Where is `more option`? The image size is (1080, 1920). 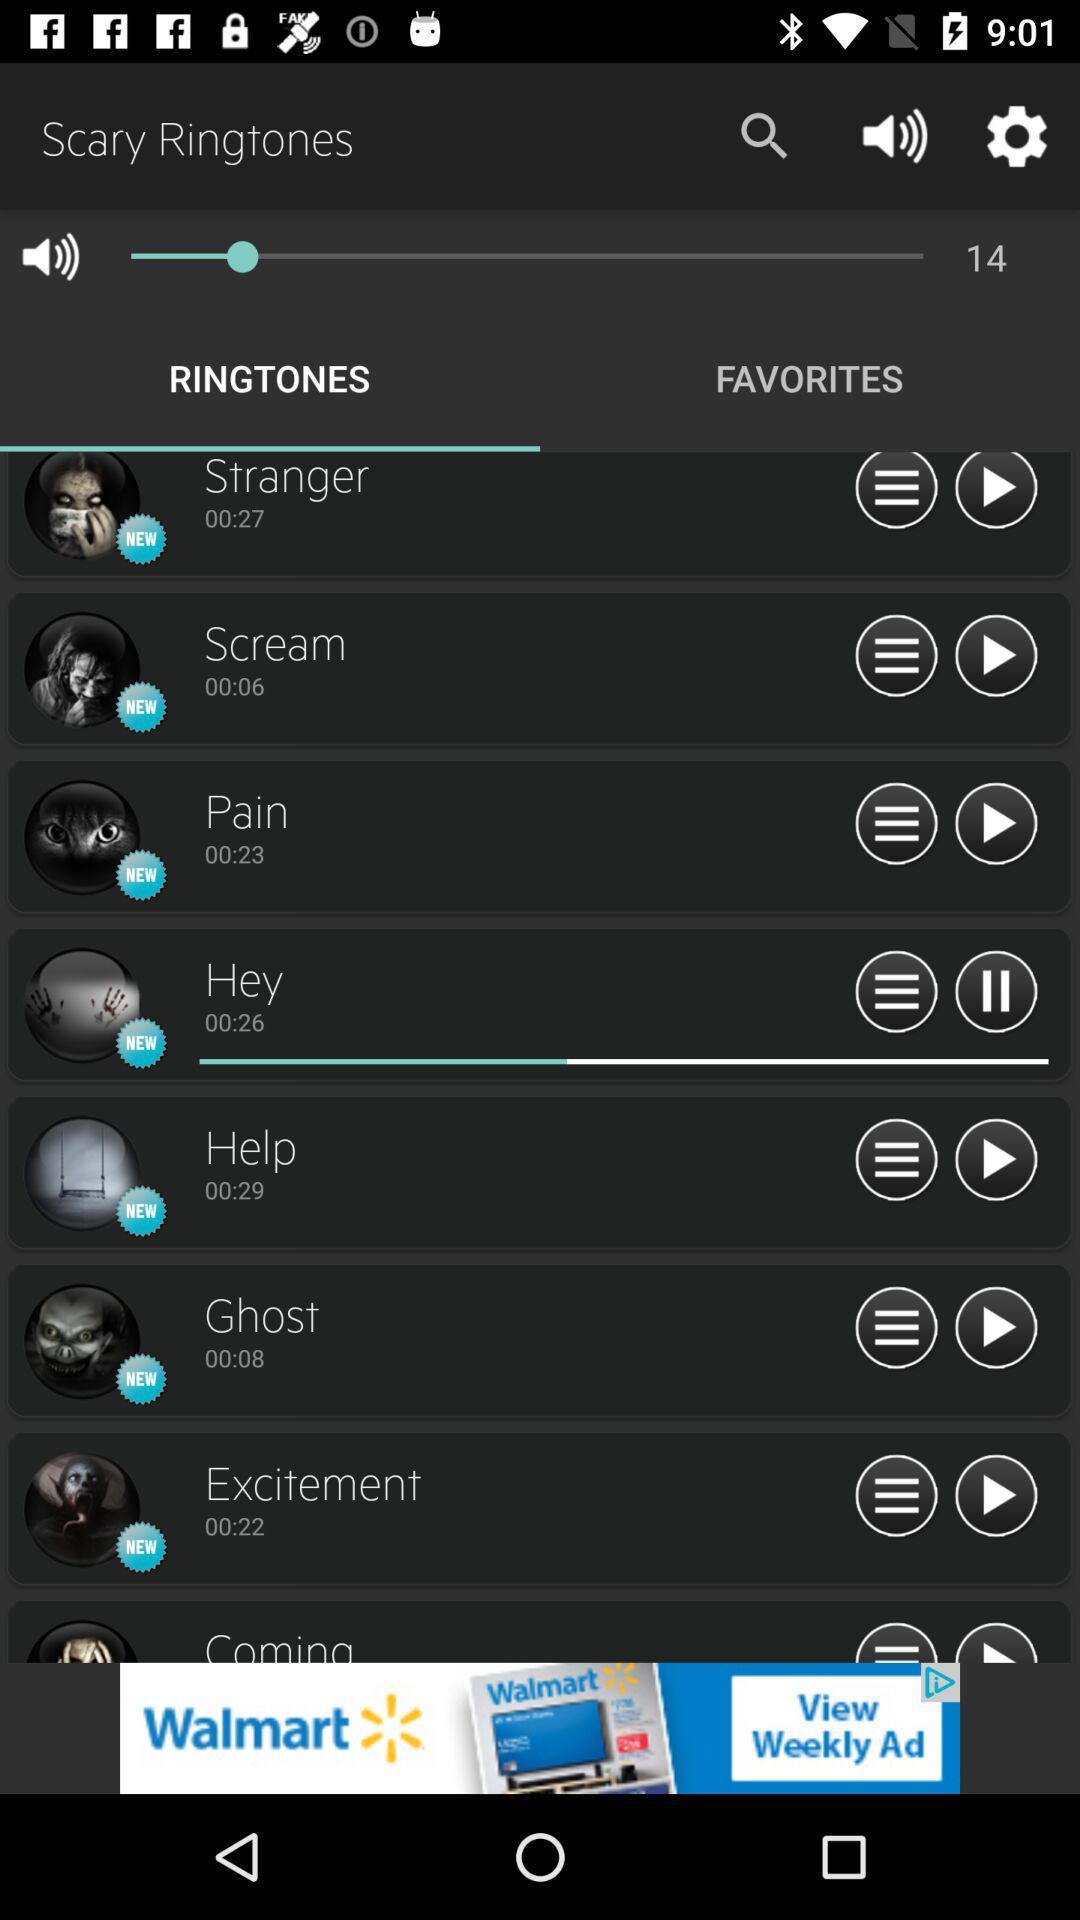 more option is located at coordinates (895, 1640).